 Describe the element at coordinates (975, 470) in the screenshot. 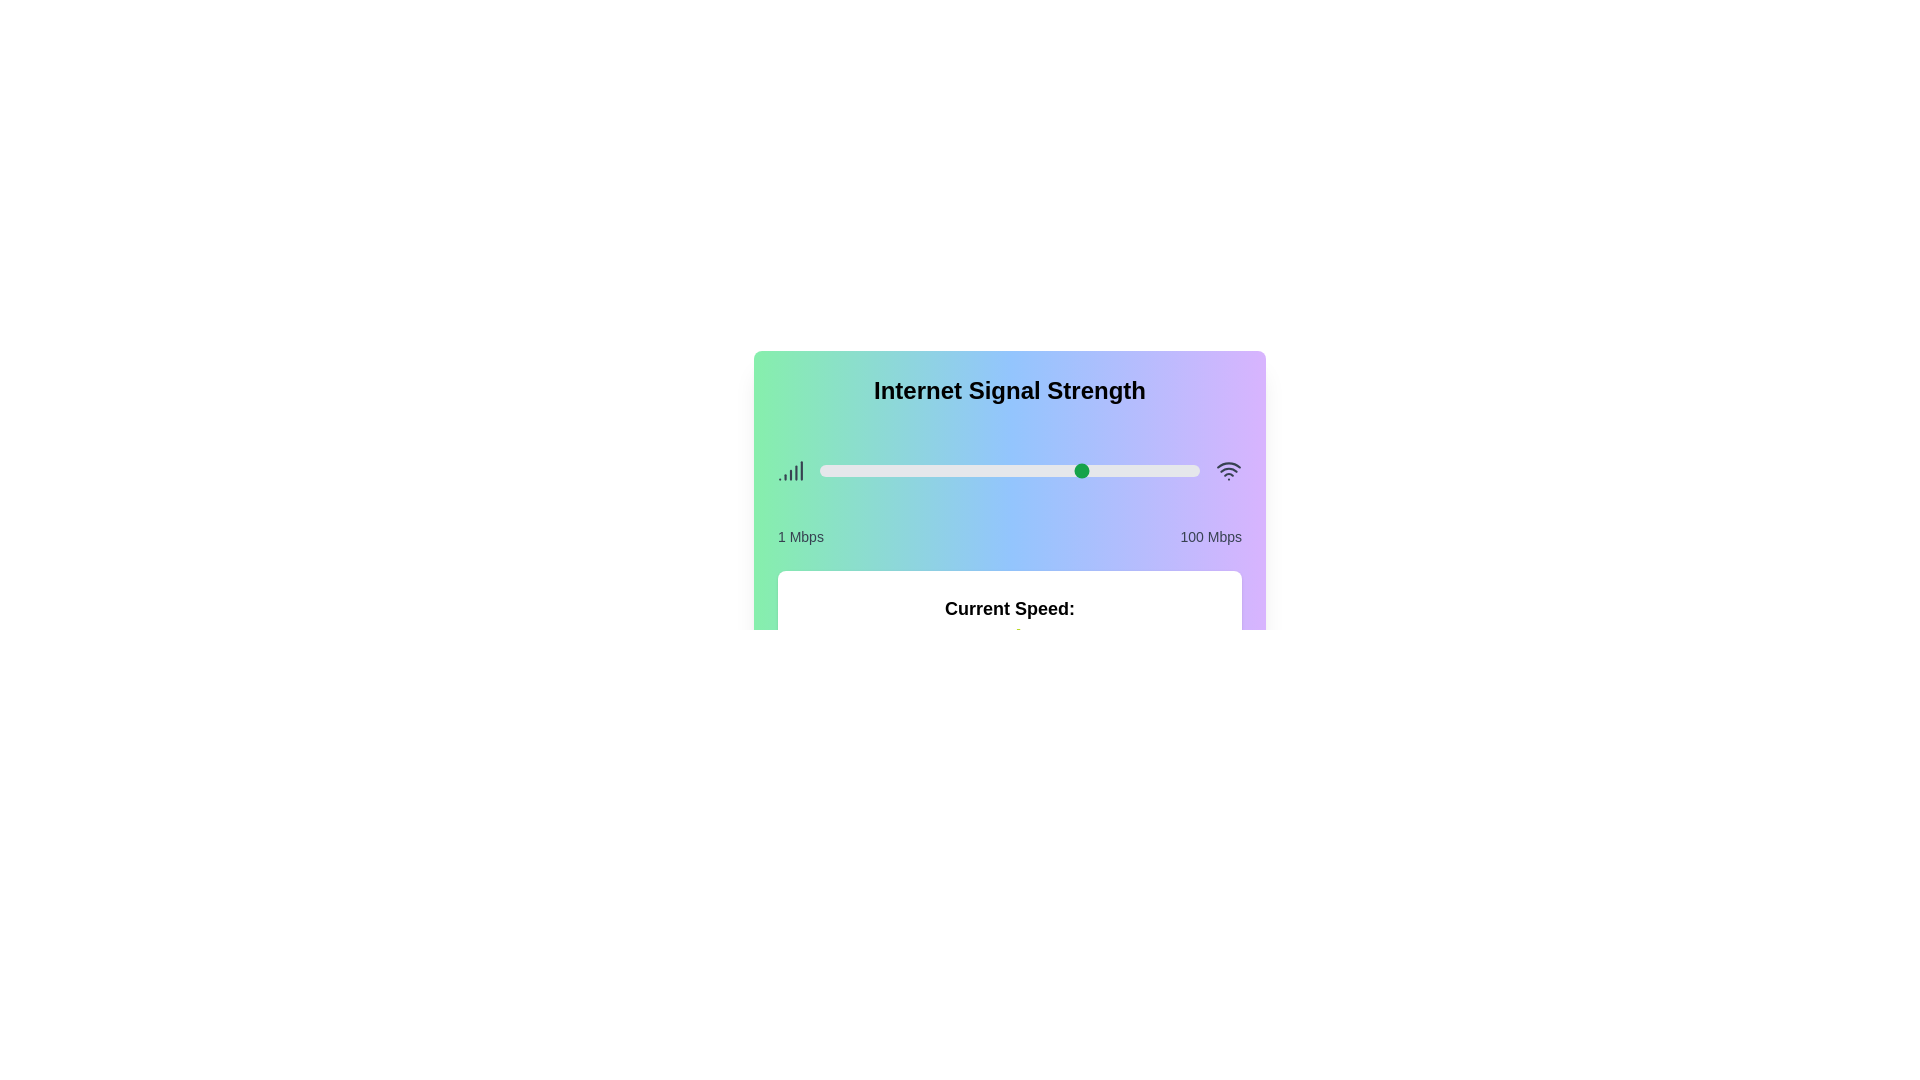

I see `the signal strength slider to 41 percentage` at that location.